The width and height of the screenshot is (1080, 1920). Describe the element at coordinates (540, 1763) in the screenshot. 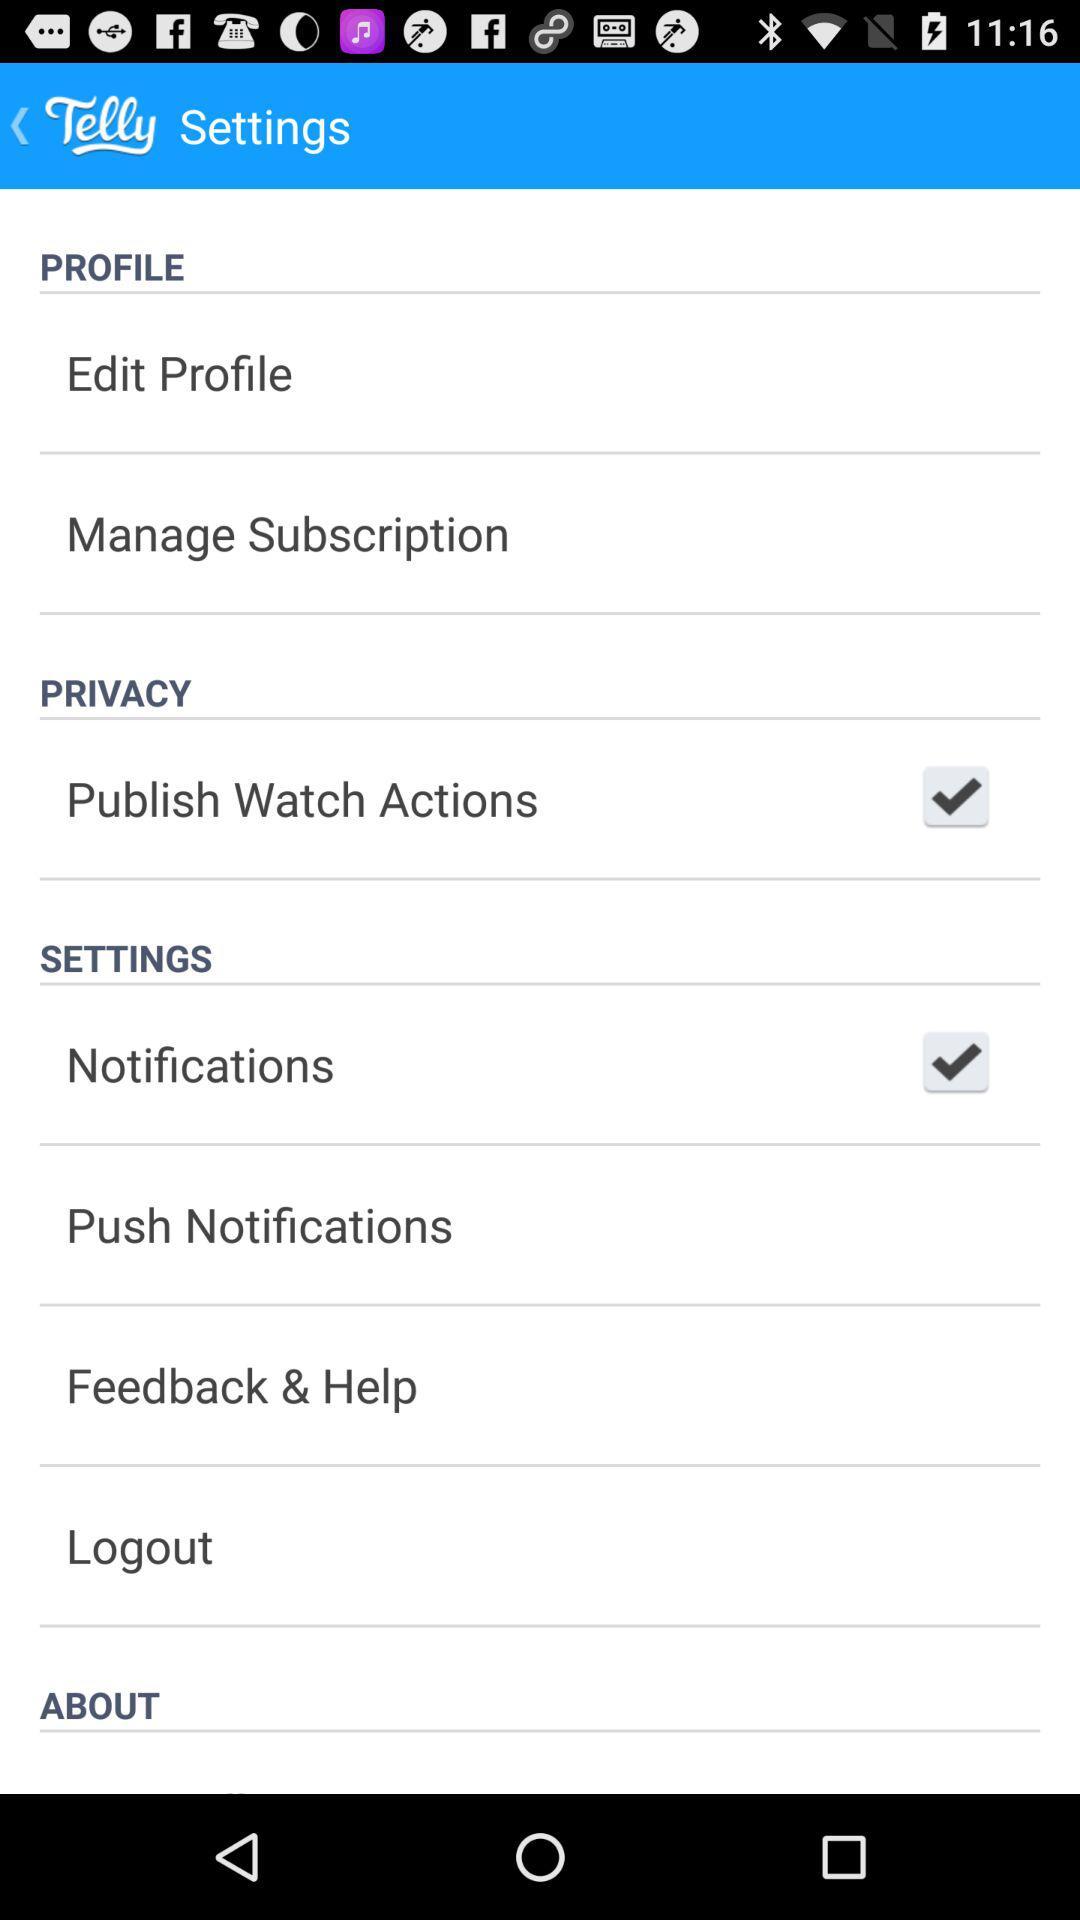

I see `the rate telly item` at that location.